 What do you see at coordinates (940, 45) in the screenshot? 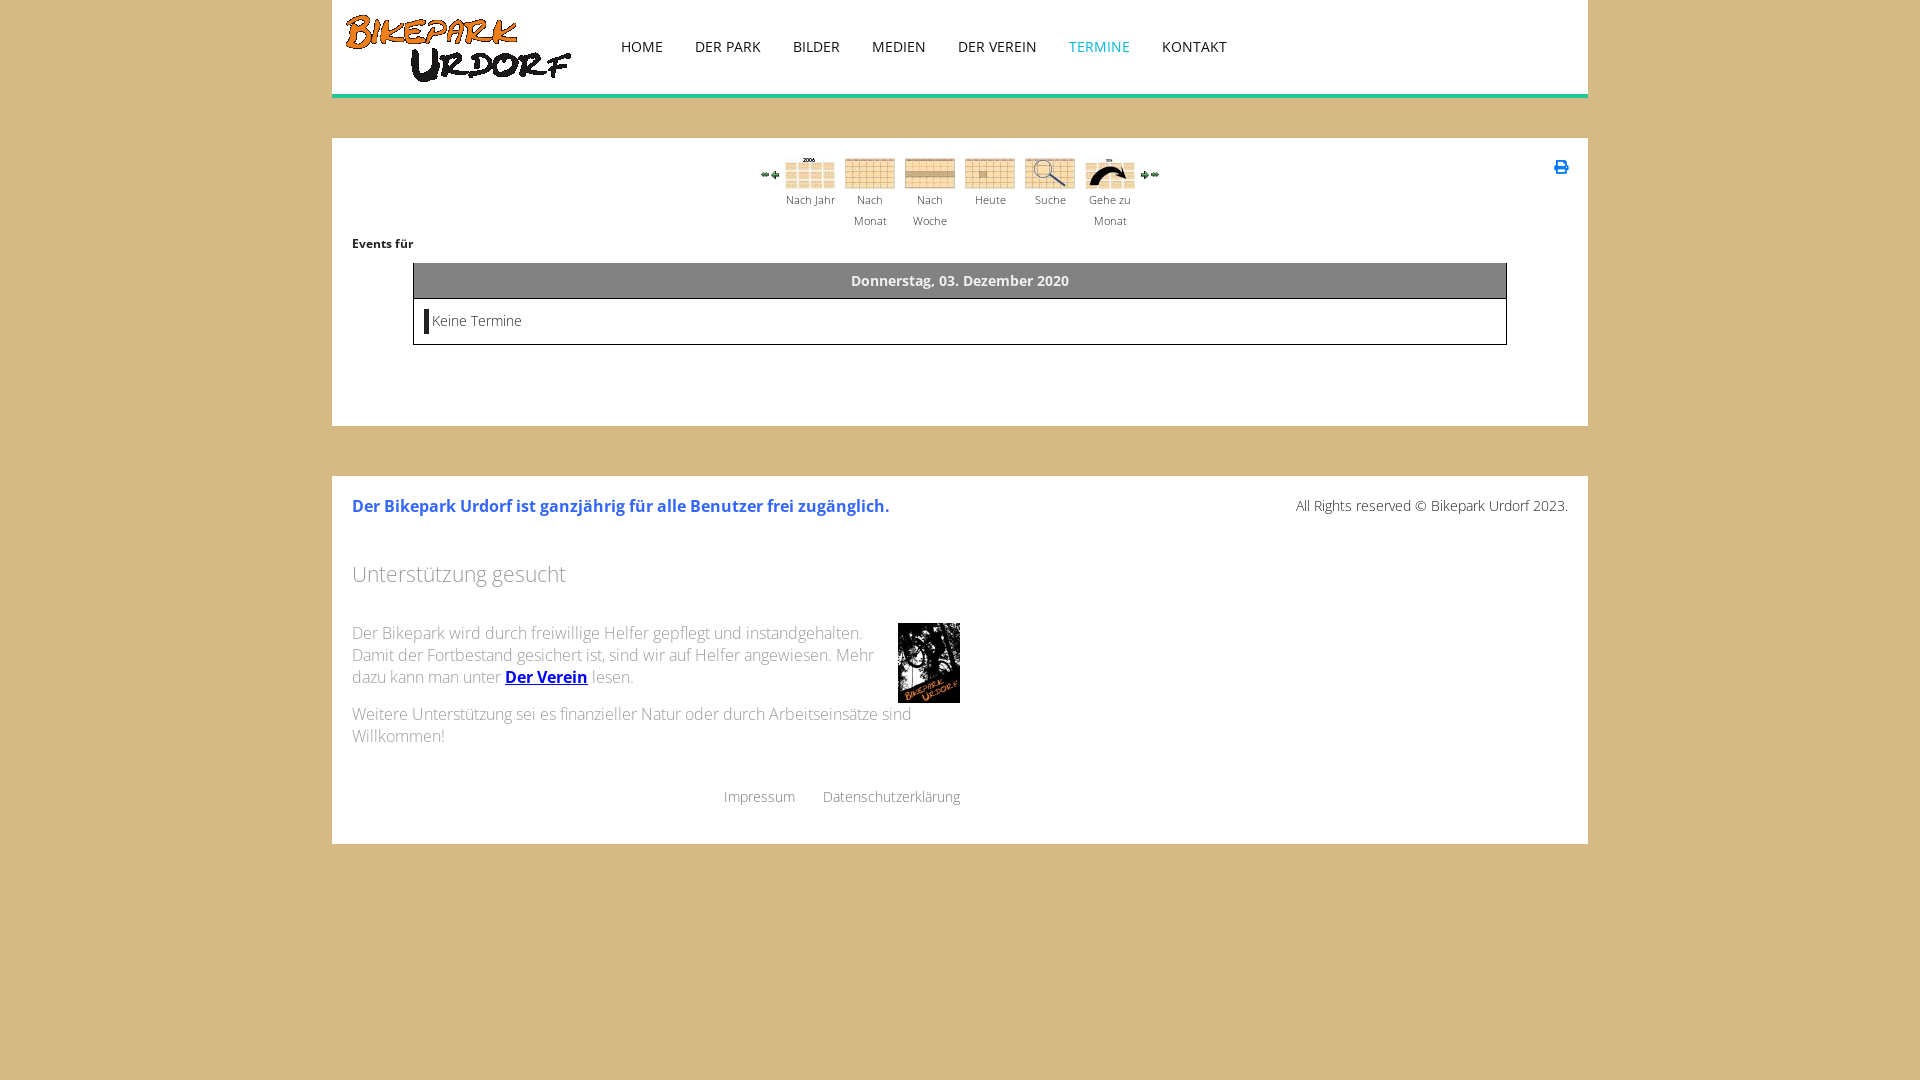
I see `'DER VEREIN'` at bounding box center [940, 45].